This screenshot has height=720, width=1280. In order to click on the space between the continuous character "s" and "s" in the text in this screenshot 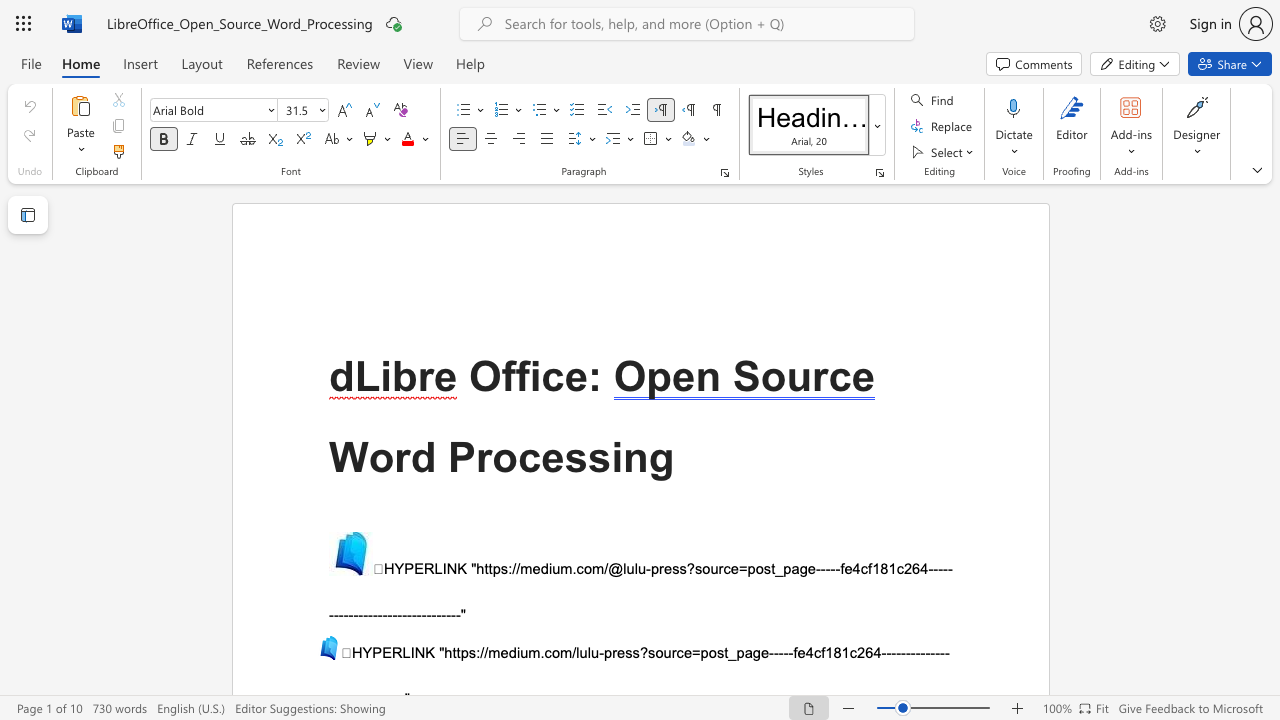, I will do `click(679, 569)`.